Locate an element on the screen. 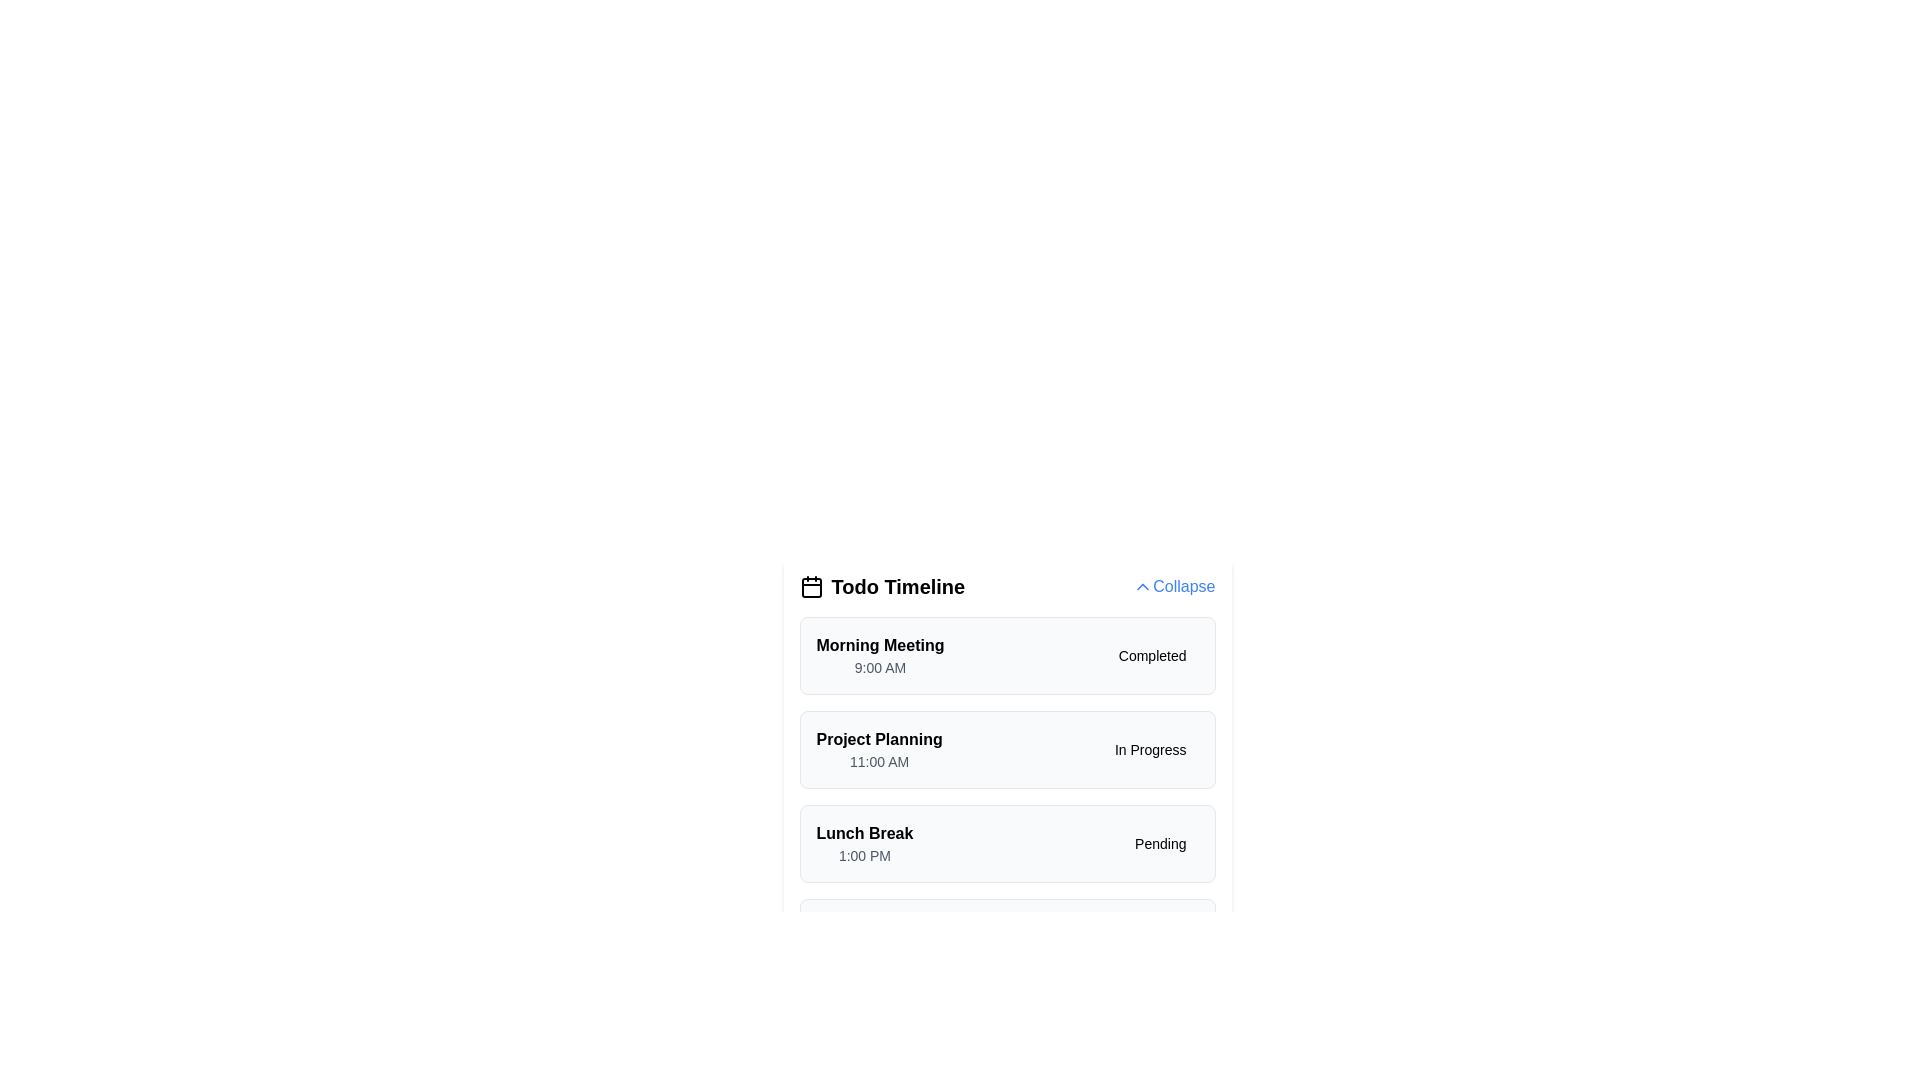  text label 'Lunch Break' which is styled in bold, located above '1:00 PM' in the timeline view is located at coordinates (864, 833).